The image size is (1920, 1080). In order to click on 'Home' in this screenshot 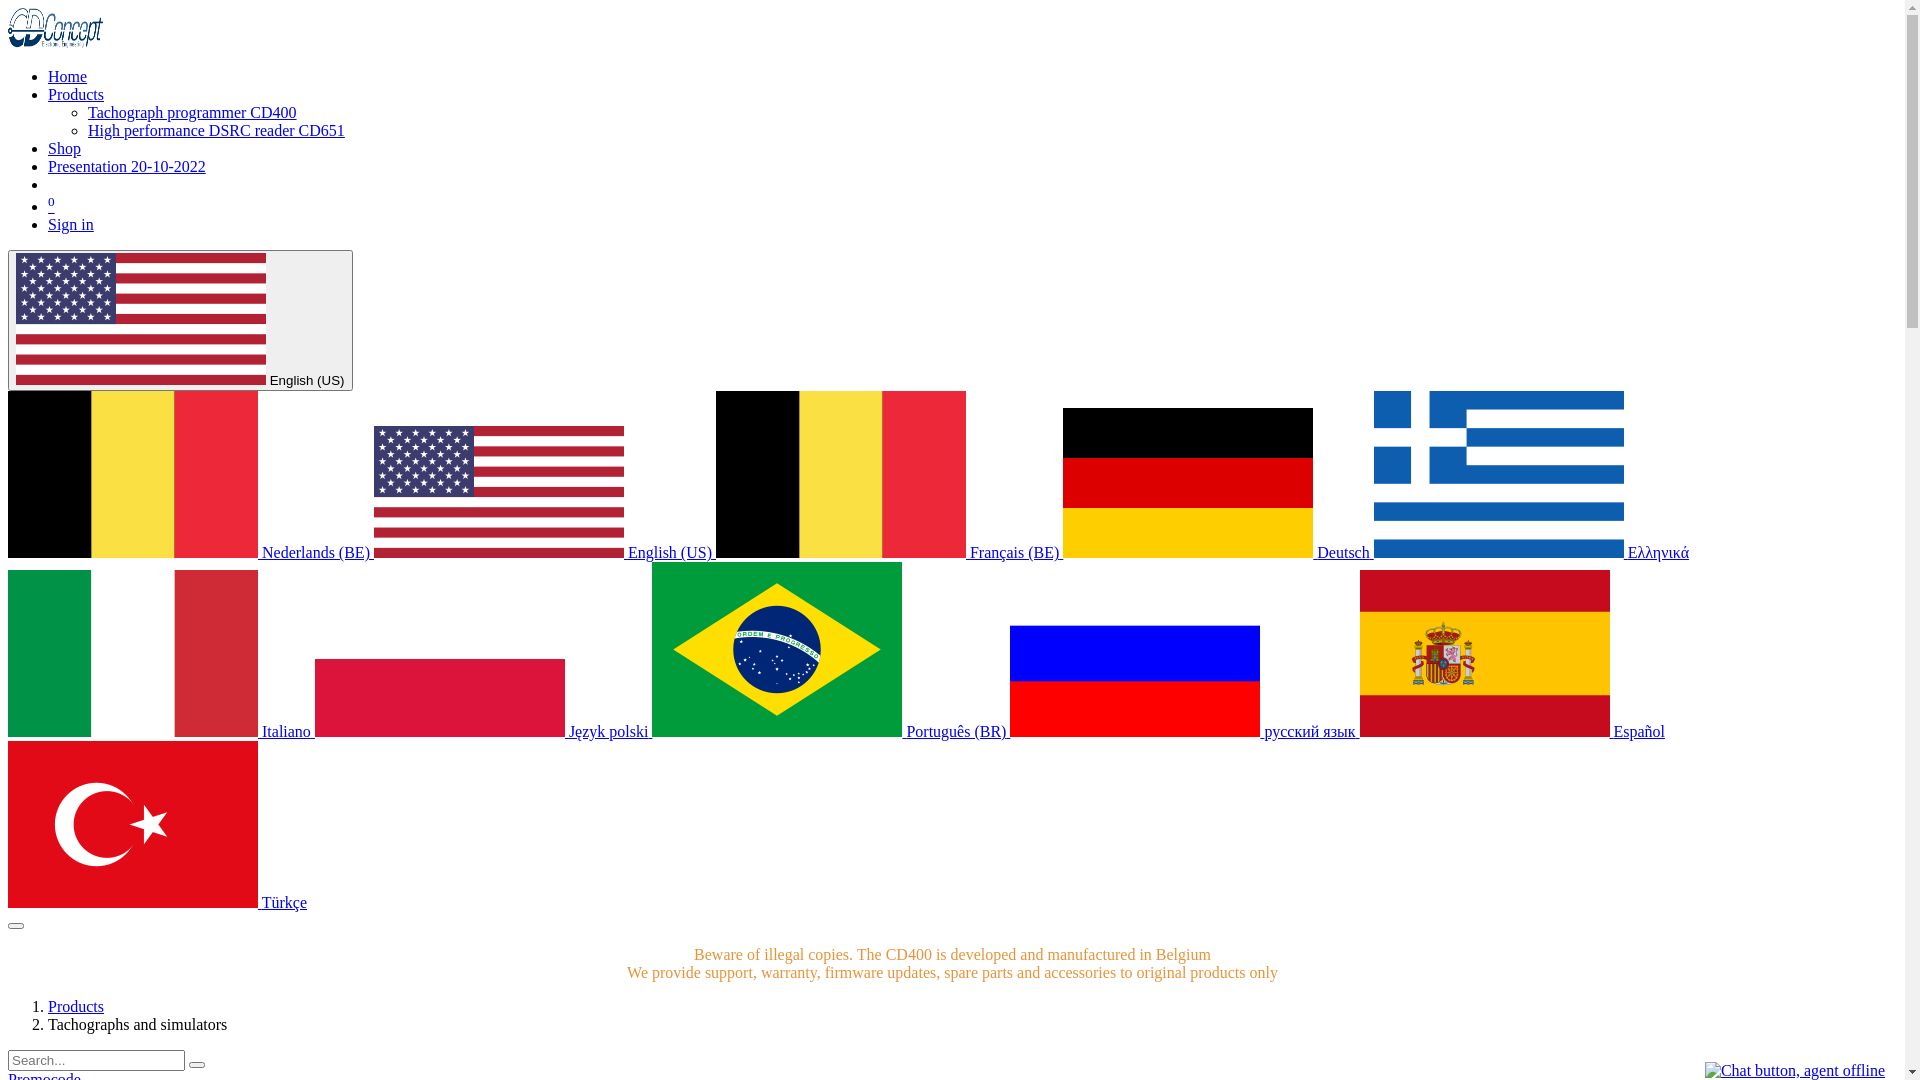, I will do `click(67, 75)`.